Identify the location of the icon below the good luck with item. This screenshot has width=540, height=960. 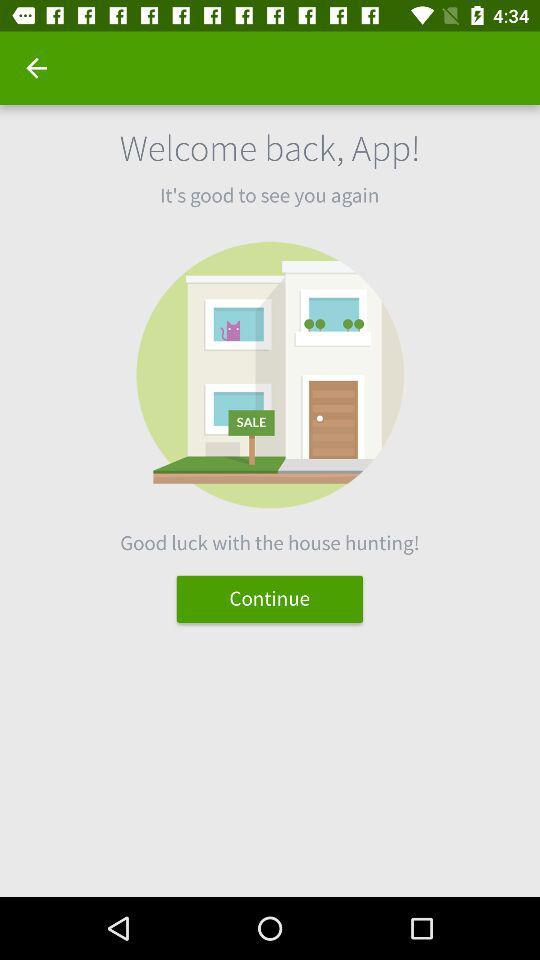
(269, 599).